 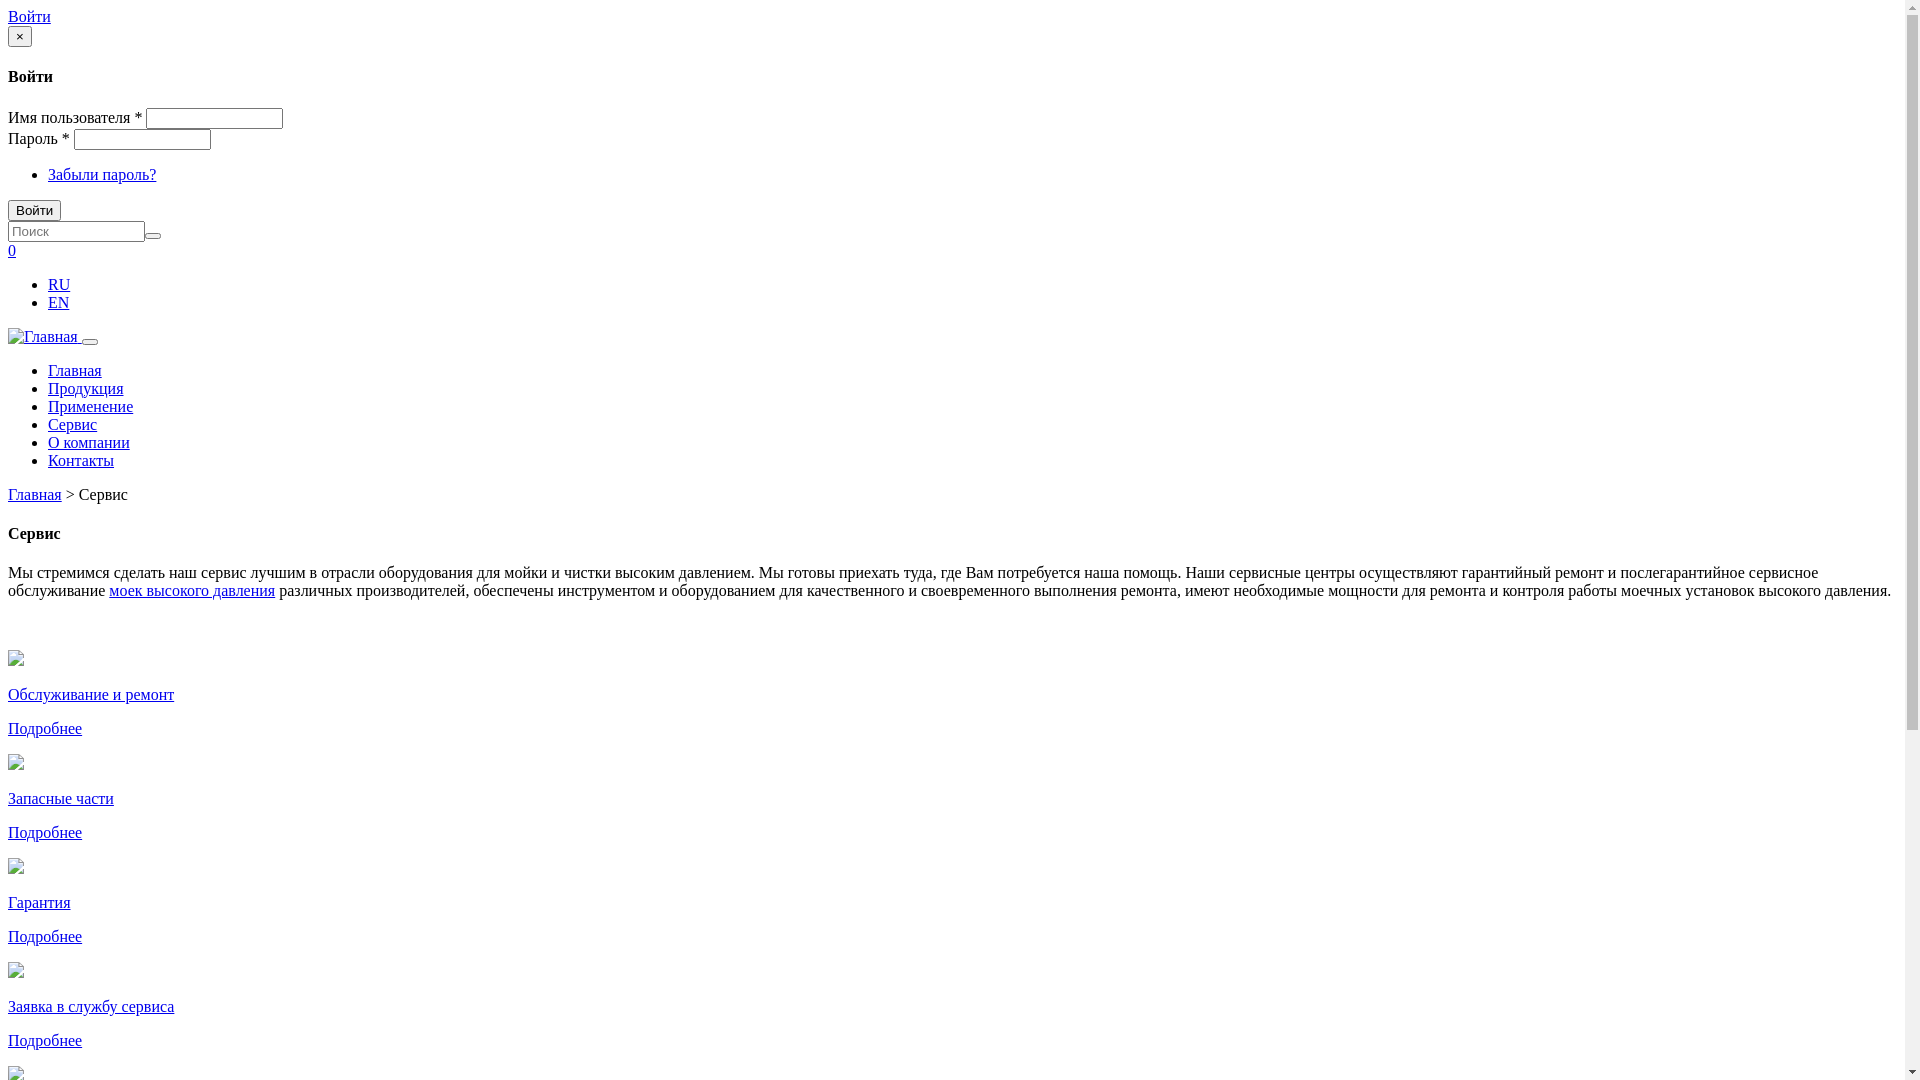 What do you see at coordinates (12, 249) in the screenshot?
I see `'0'` at bounding box center [12, 249].